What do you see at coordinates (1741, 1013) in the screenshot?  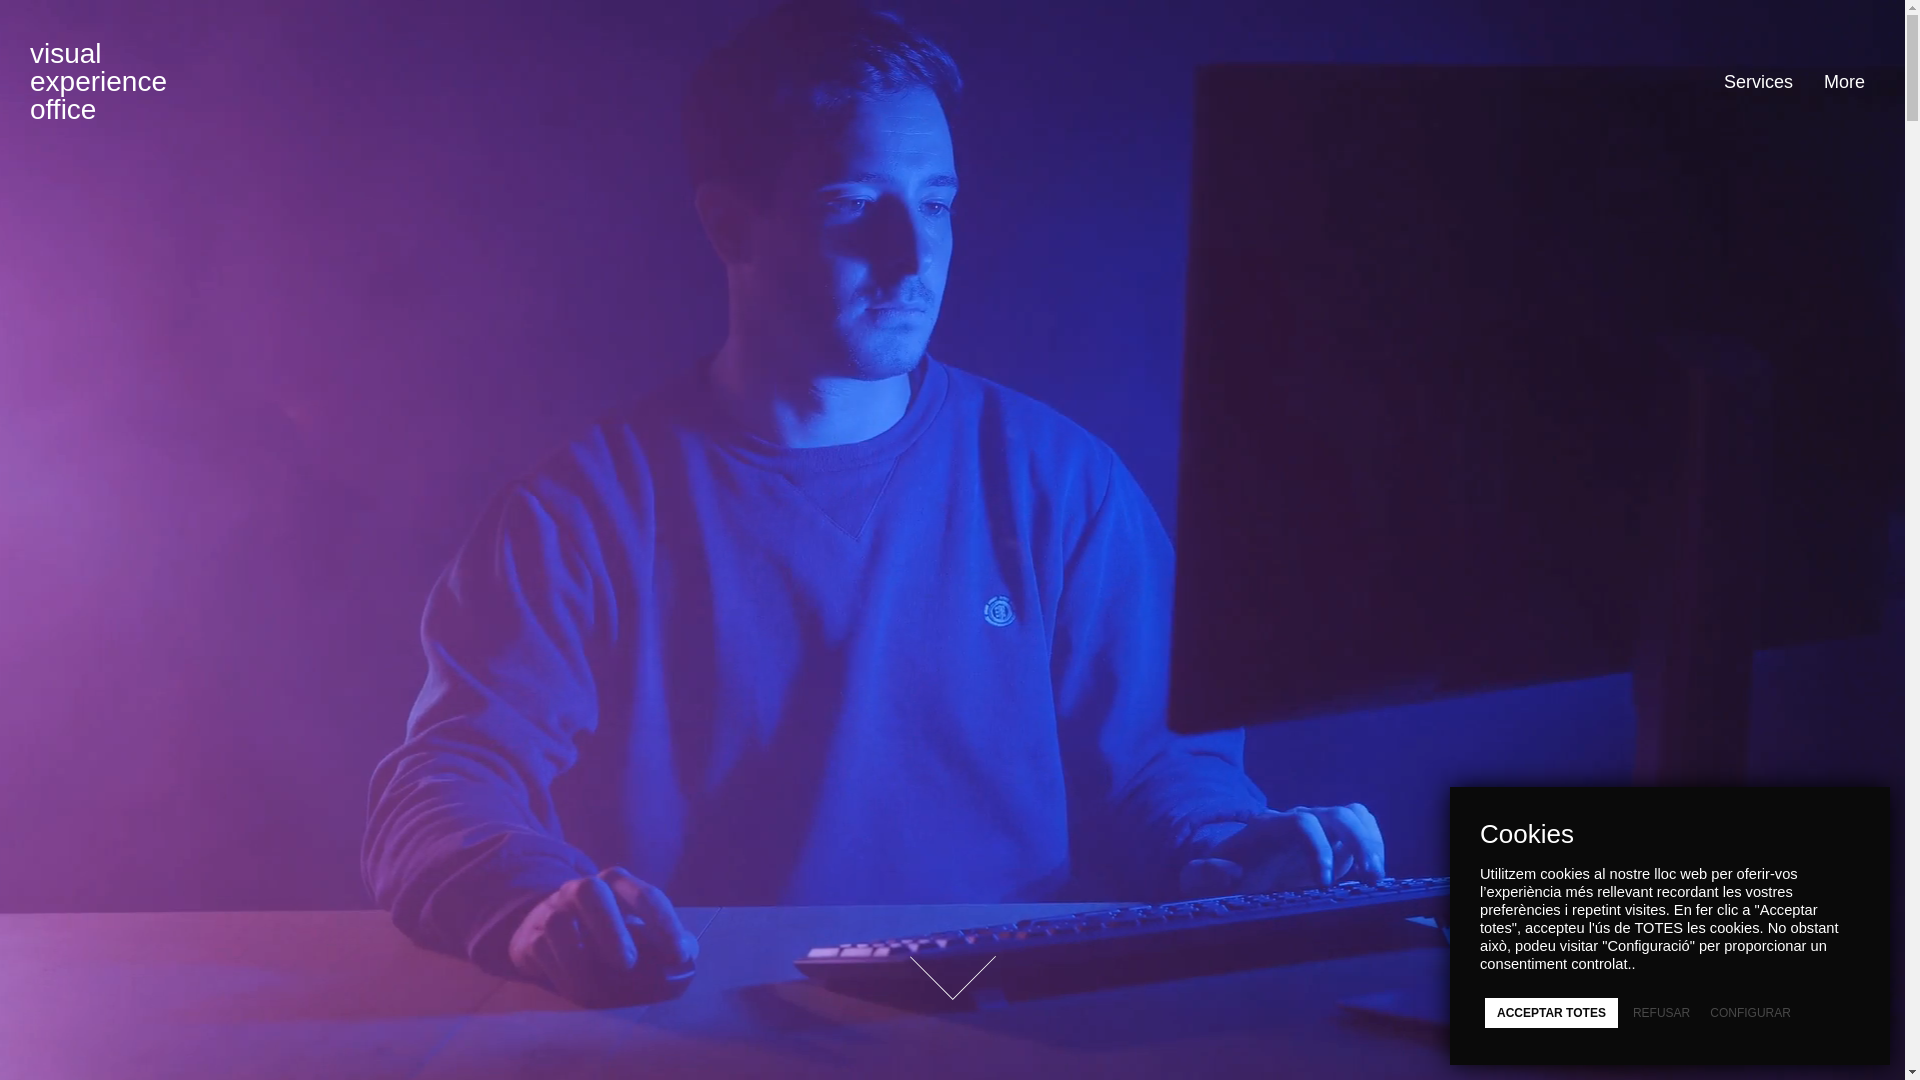 I see `'CONFIGURAR'` at bounding box center [1741, 1013].